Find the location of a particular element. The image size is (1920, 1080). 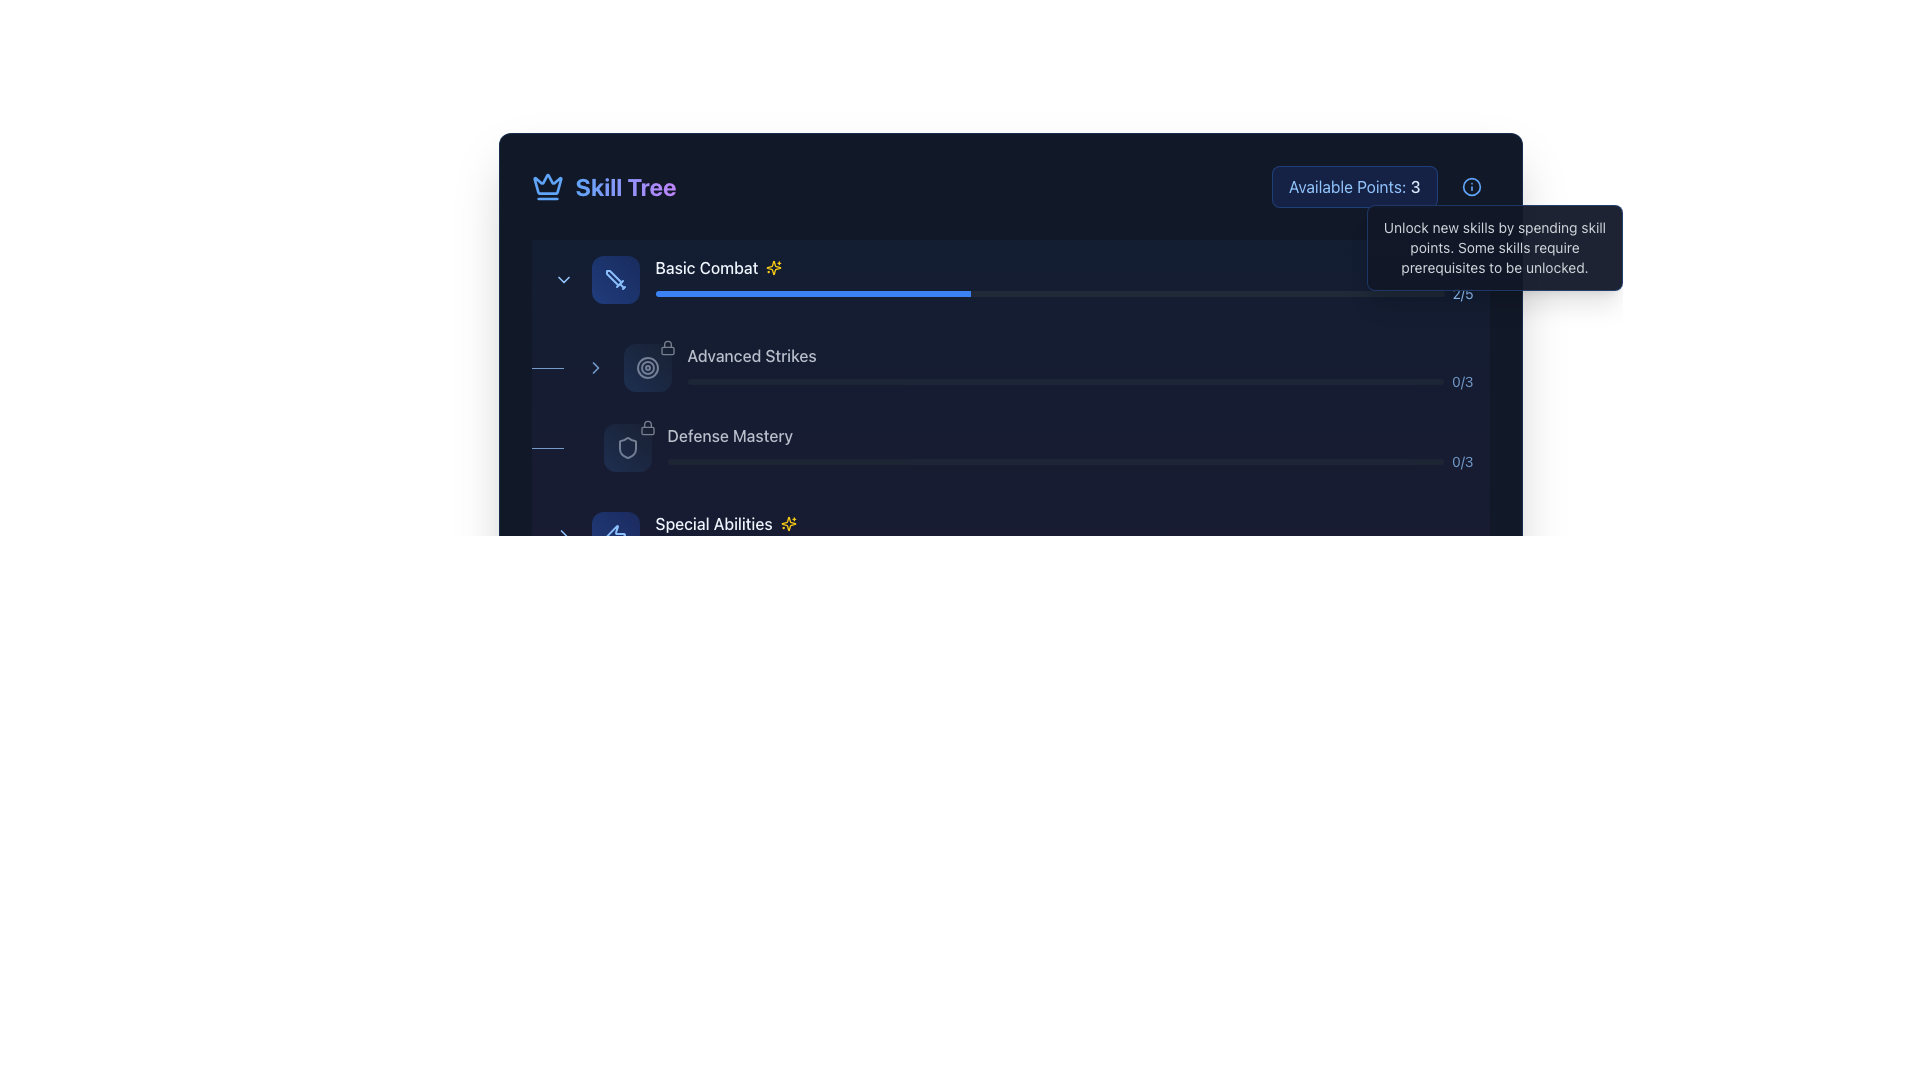

the circular blue icon with an 'i' symbol is located at coordinates (1471, 186).